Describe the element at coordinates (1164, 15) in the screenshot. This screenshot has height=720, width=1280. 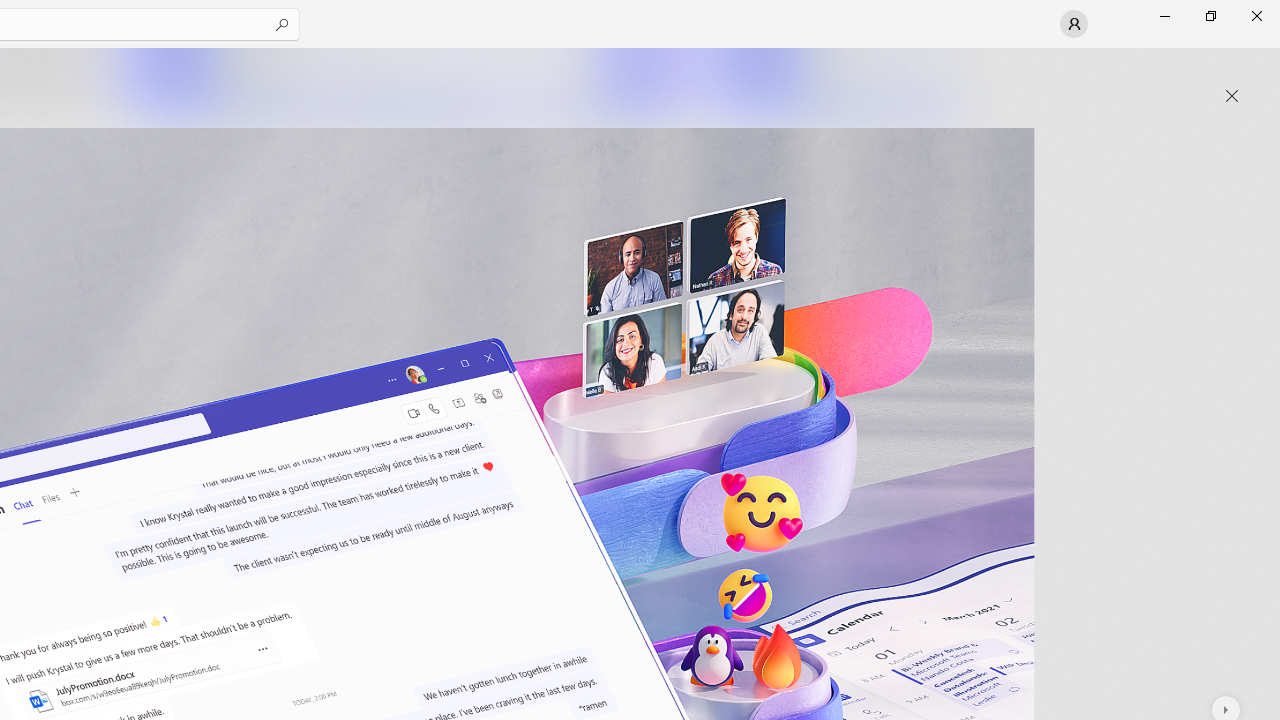
I see `'Minimize Microsoft Store'` at that location.